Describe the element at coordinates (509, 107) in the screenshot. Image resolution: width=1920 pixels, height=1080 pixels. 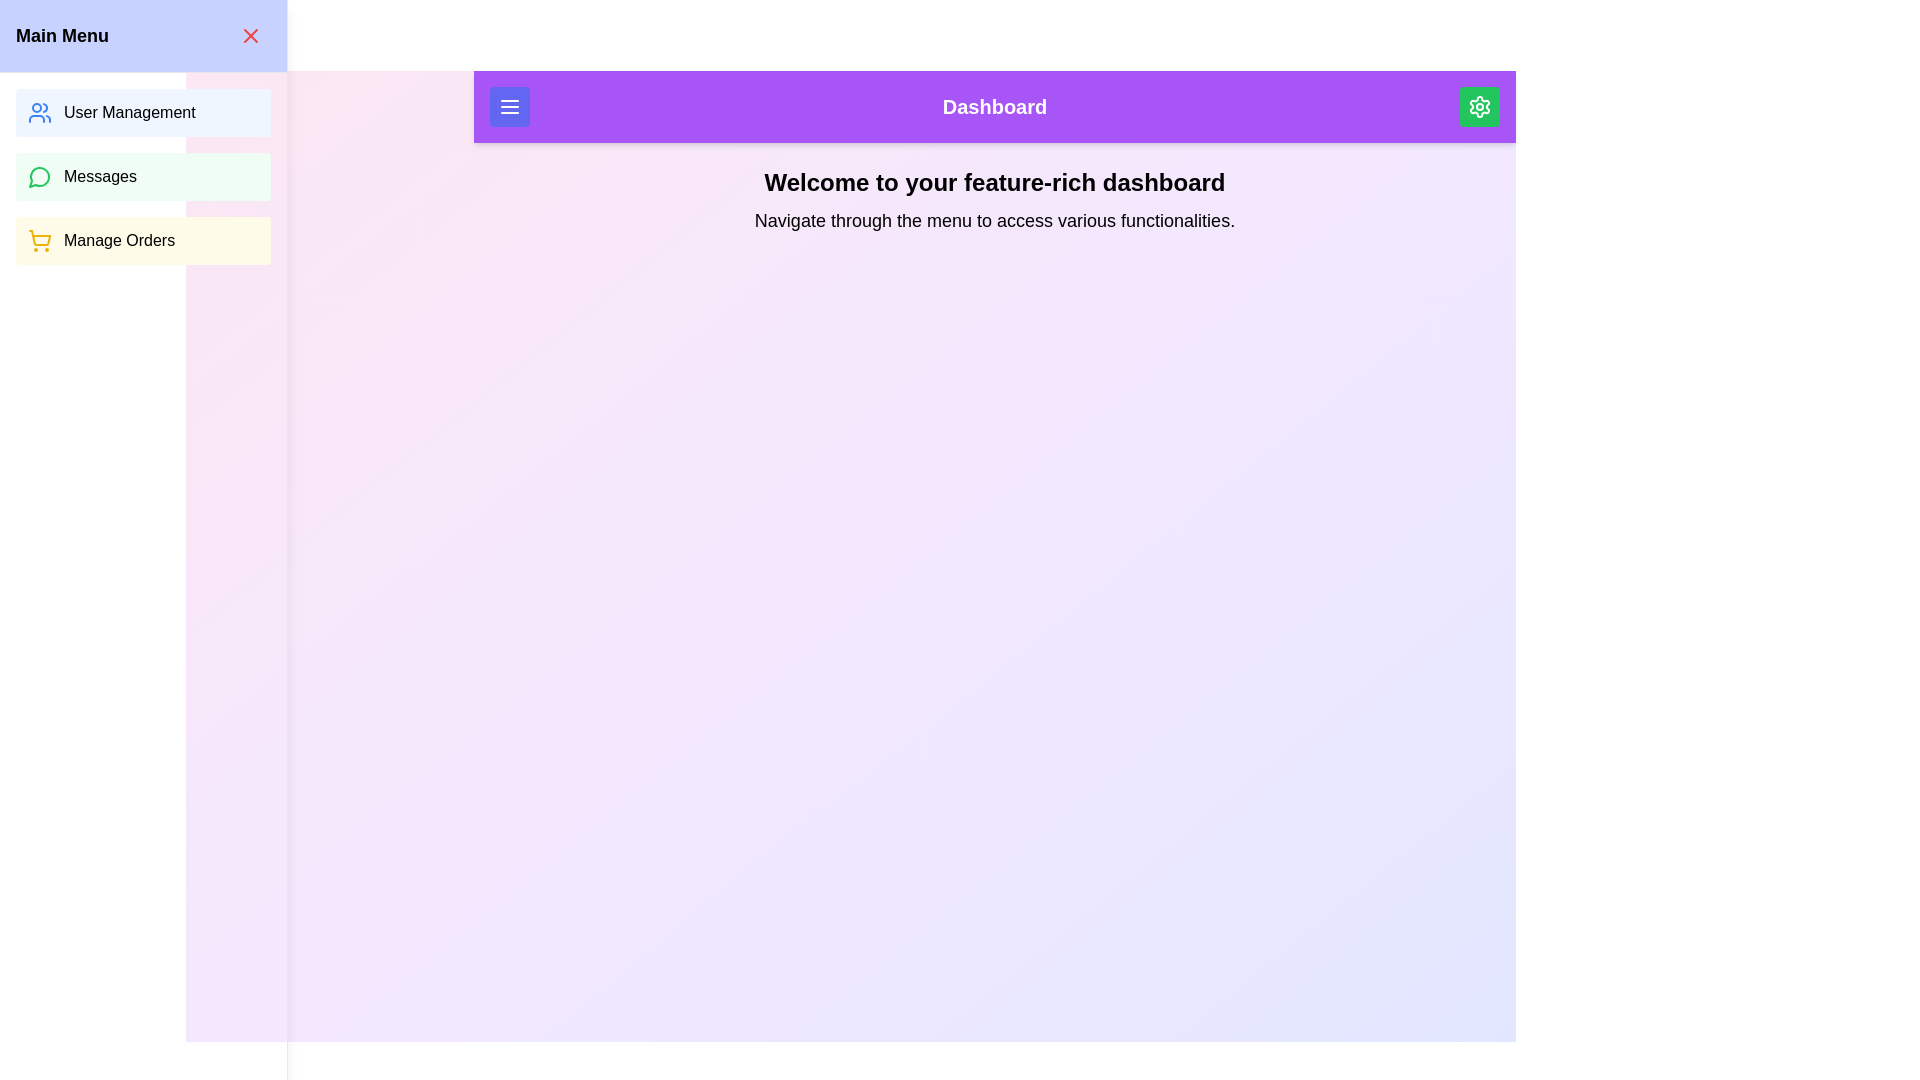
I see `the small rectangular button with a blue background and a three-line hamburger menu icon located in the purple header bar labeled 'Dashboard'` at that location.